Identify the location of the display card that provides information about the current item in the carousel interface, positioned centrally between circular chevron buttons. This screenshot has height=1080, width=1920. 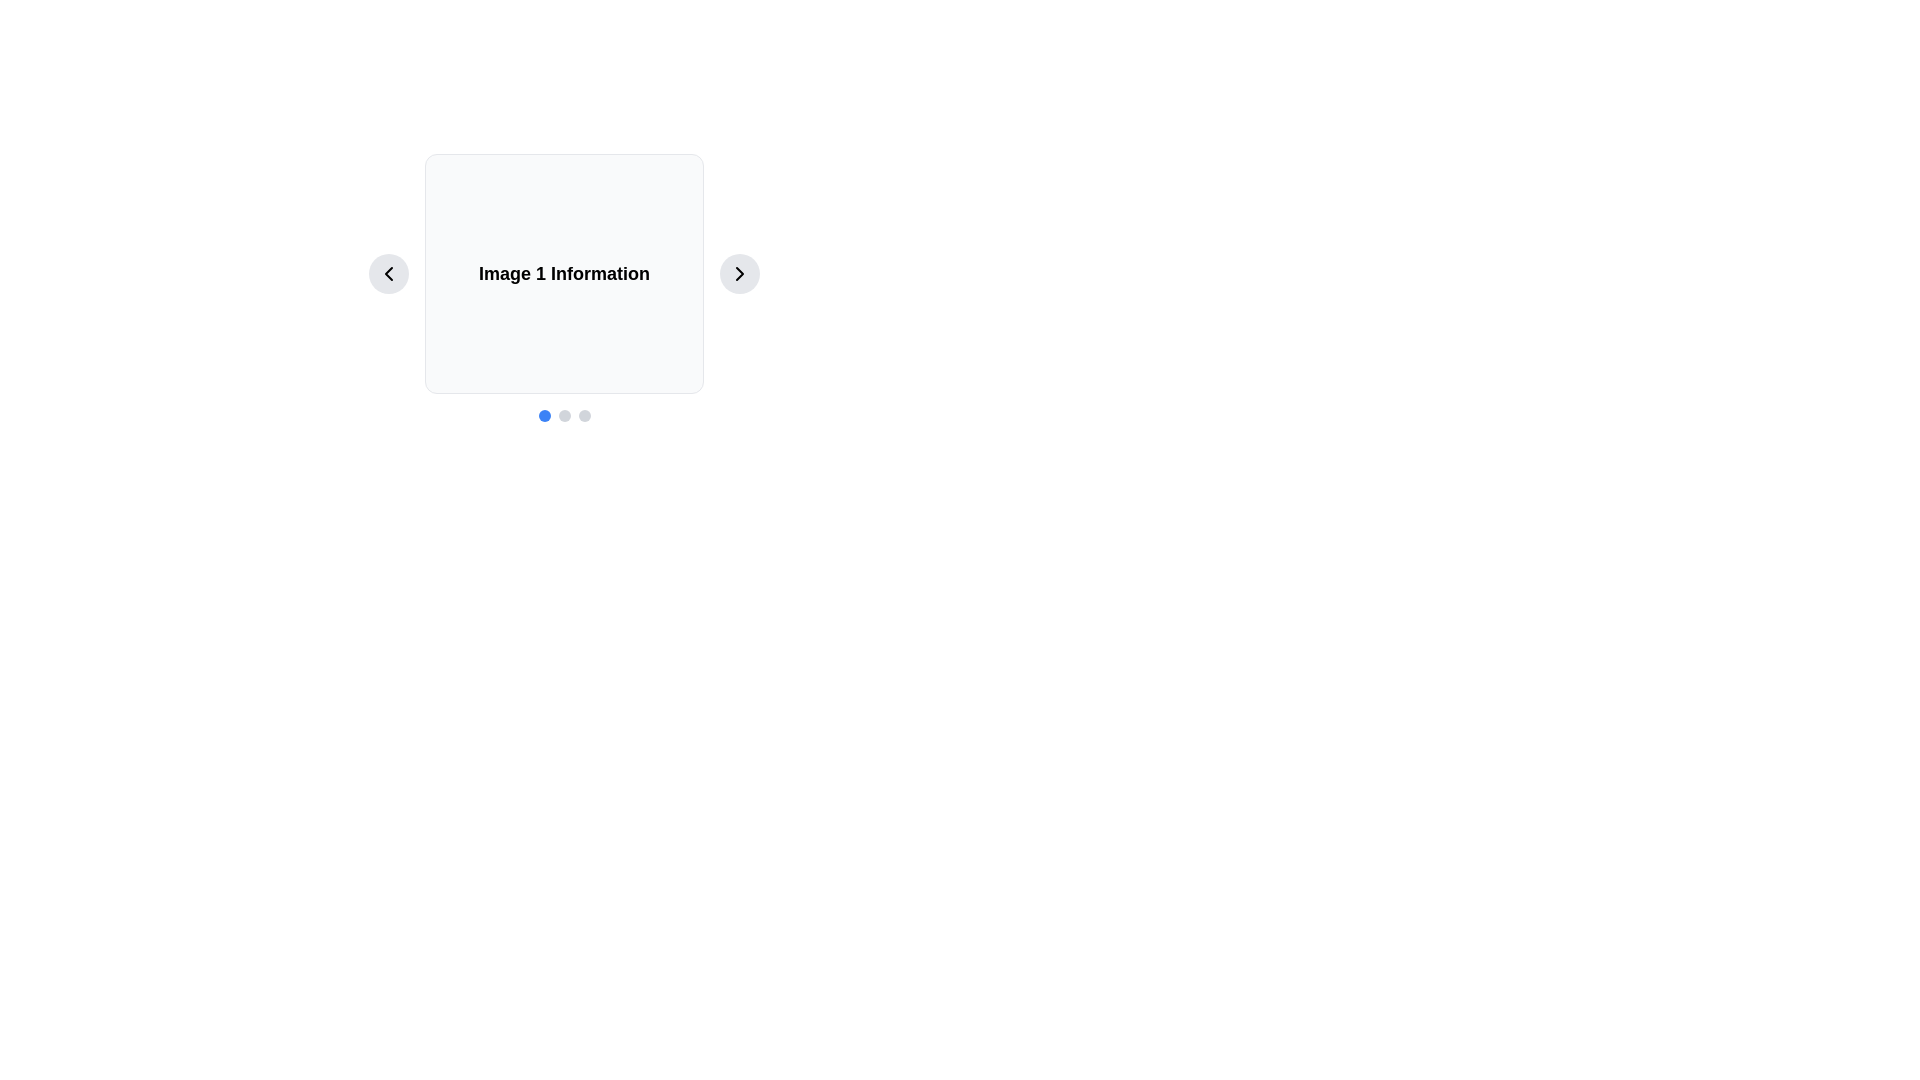
(563, 273).